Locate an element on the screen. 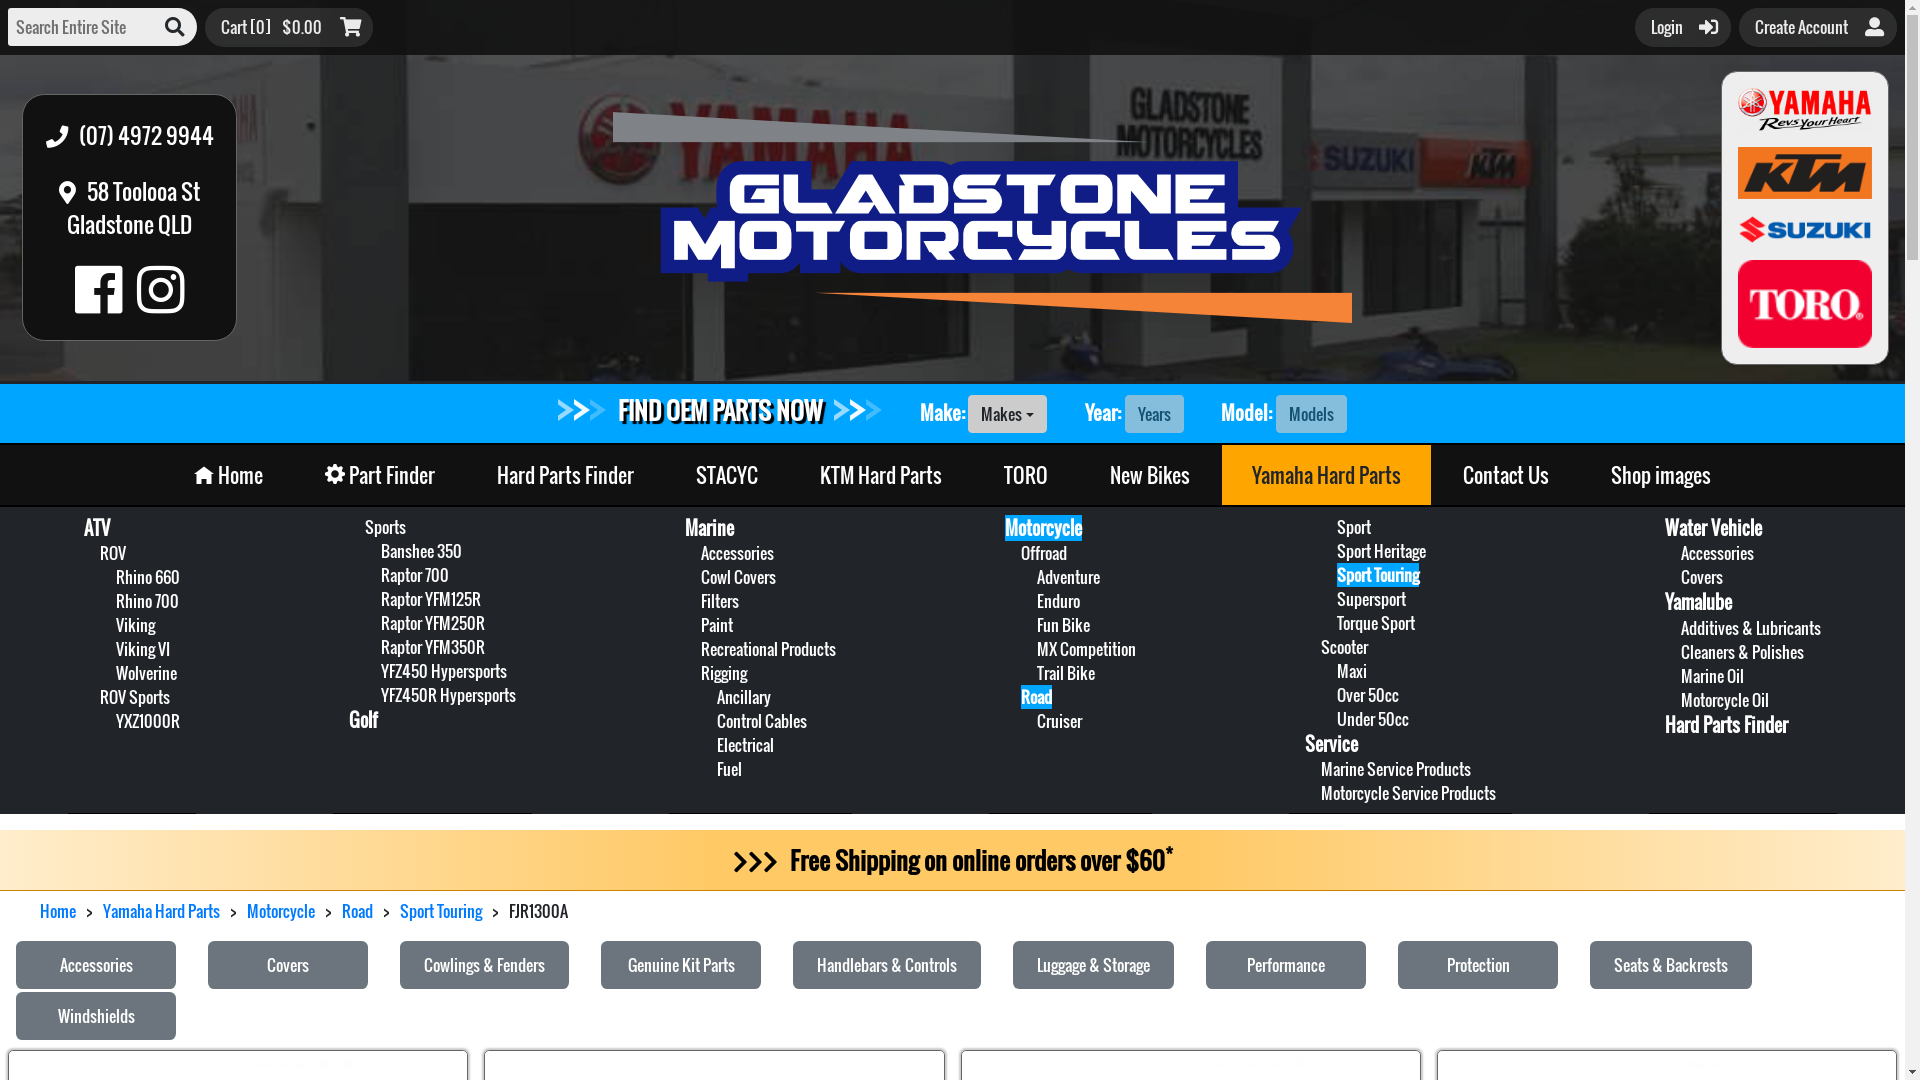 The image size is (1920, 1080). 'Shop images' is located at coordinates (1579, 474).